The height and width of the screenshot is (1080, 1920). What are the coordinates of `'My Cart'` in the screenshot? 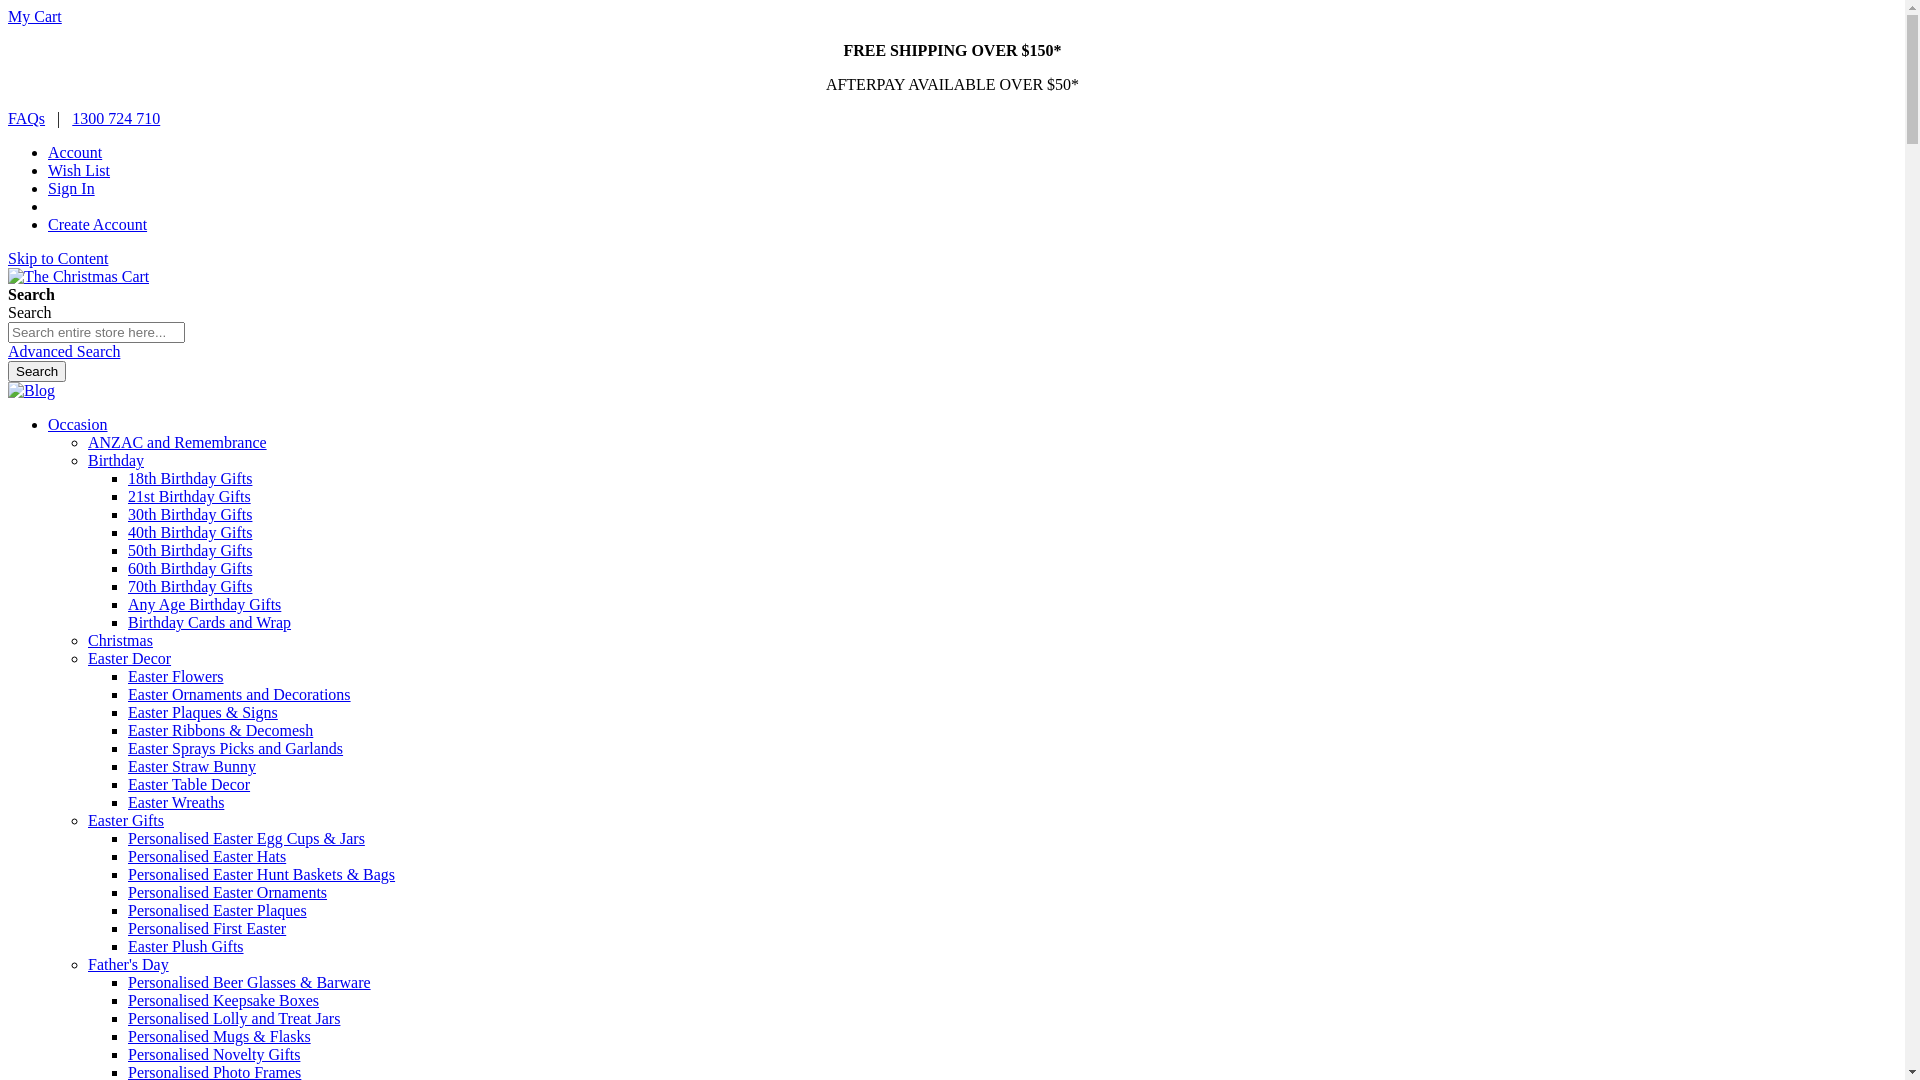 It's located at (8, 16).